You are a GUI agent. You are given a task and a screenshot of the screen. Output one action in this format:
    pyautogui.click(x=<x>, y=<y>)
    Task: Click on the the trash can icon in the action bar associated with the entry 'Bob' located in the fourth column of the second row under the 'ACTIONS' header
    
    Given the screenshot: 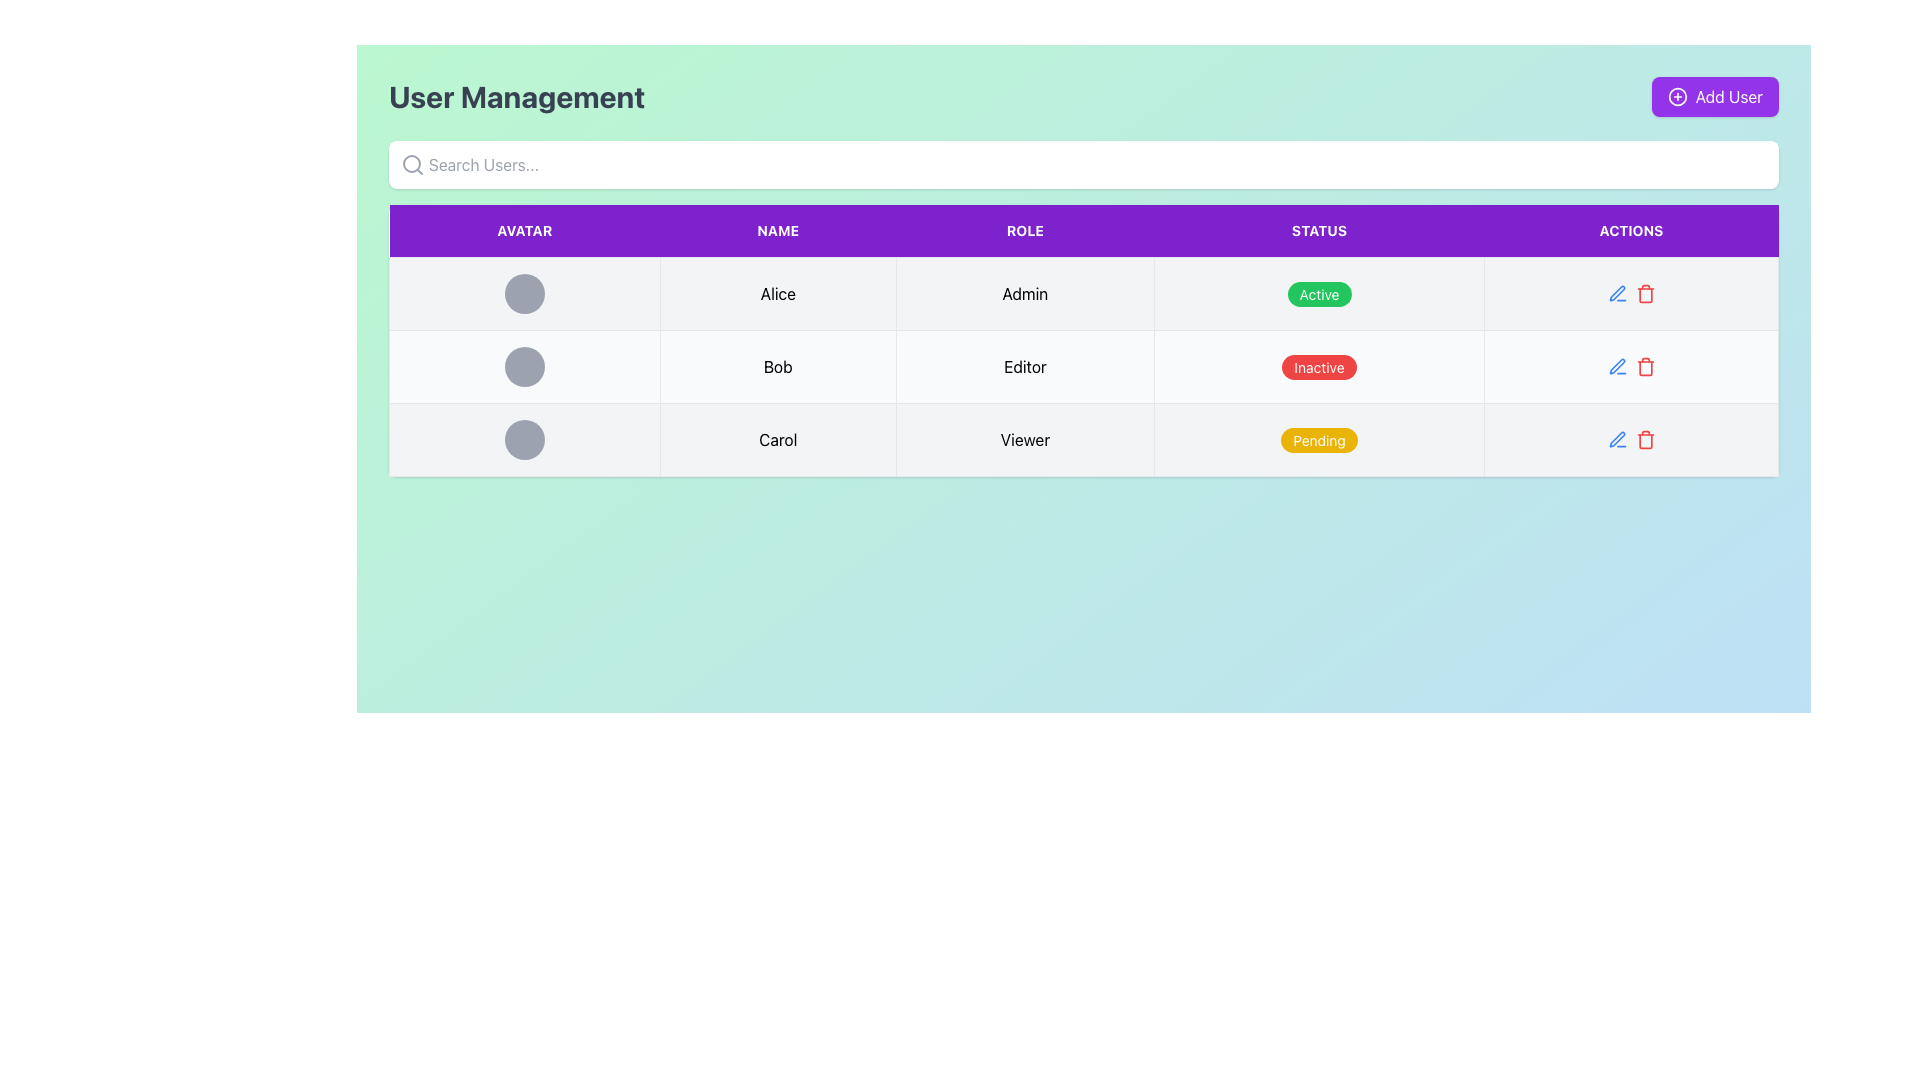 What is the action you would take?
    pyautogui.click(x=1631, y=366)
    